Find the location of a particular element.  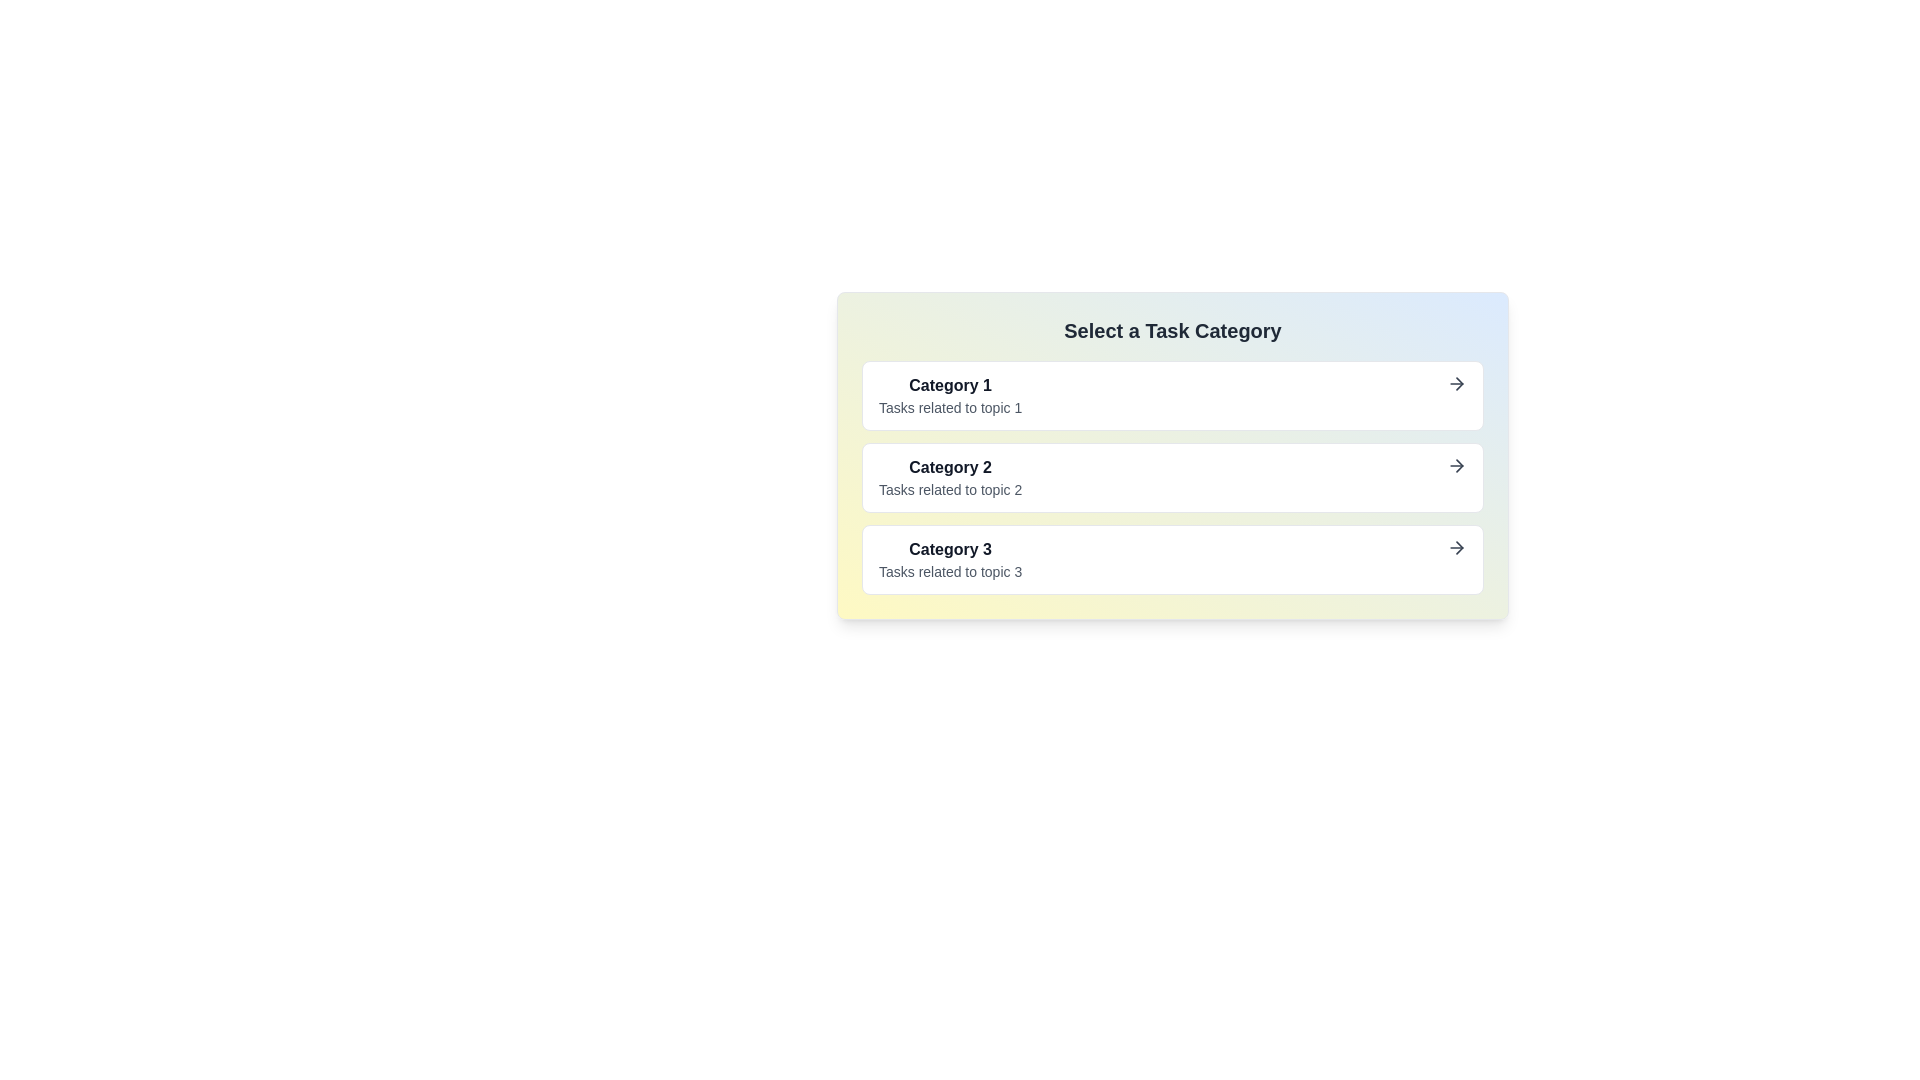

the 'Category 3' button which is a rectangular button-like component with a light border and rounded corners is located at coordinates (1172, 559).